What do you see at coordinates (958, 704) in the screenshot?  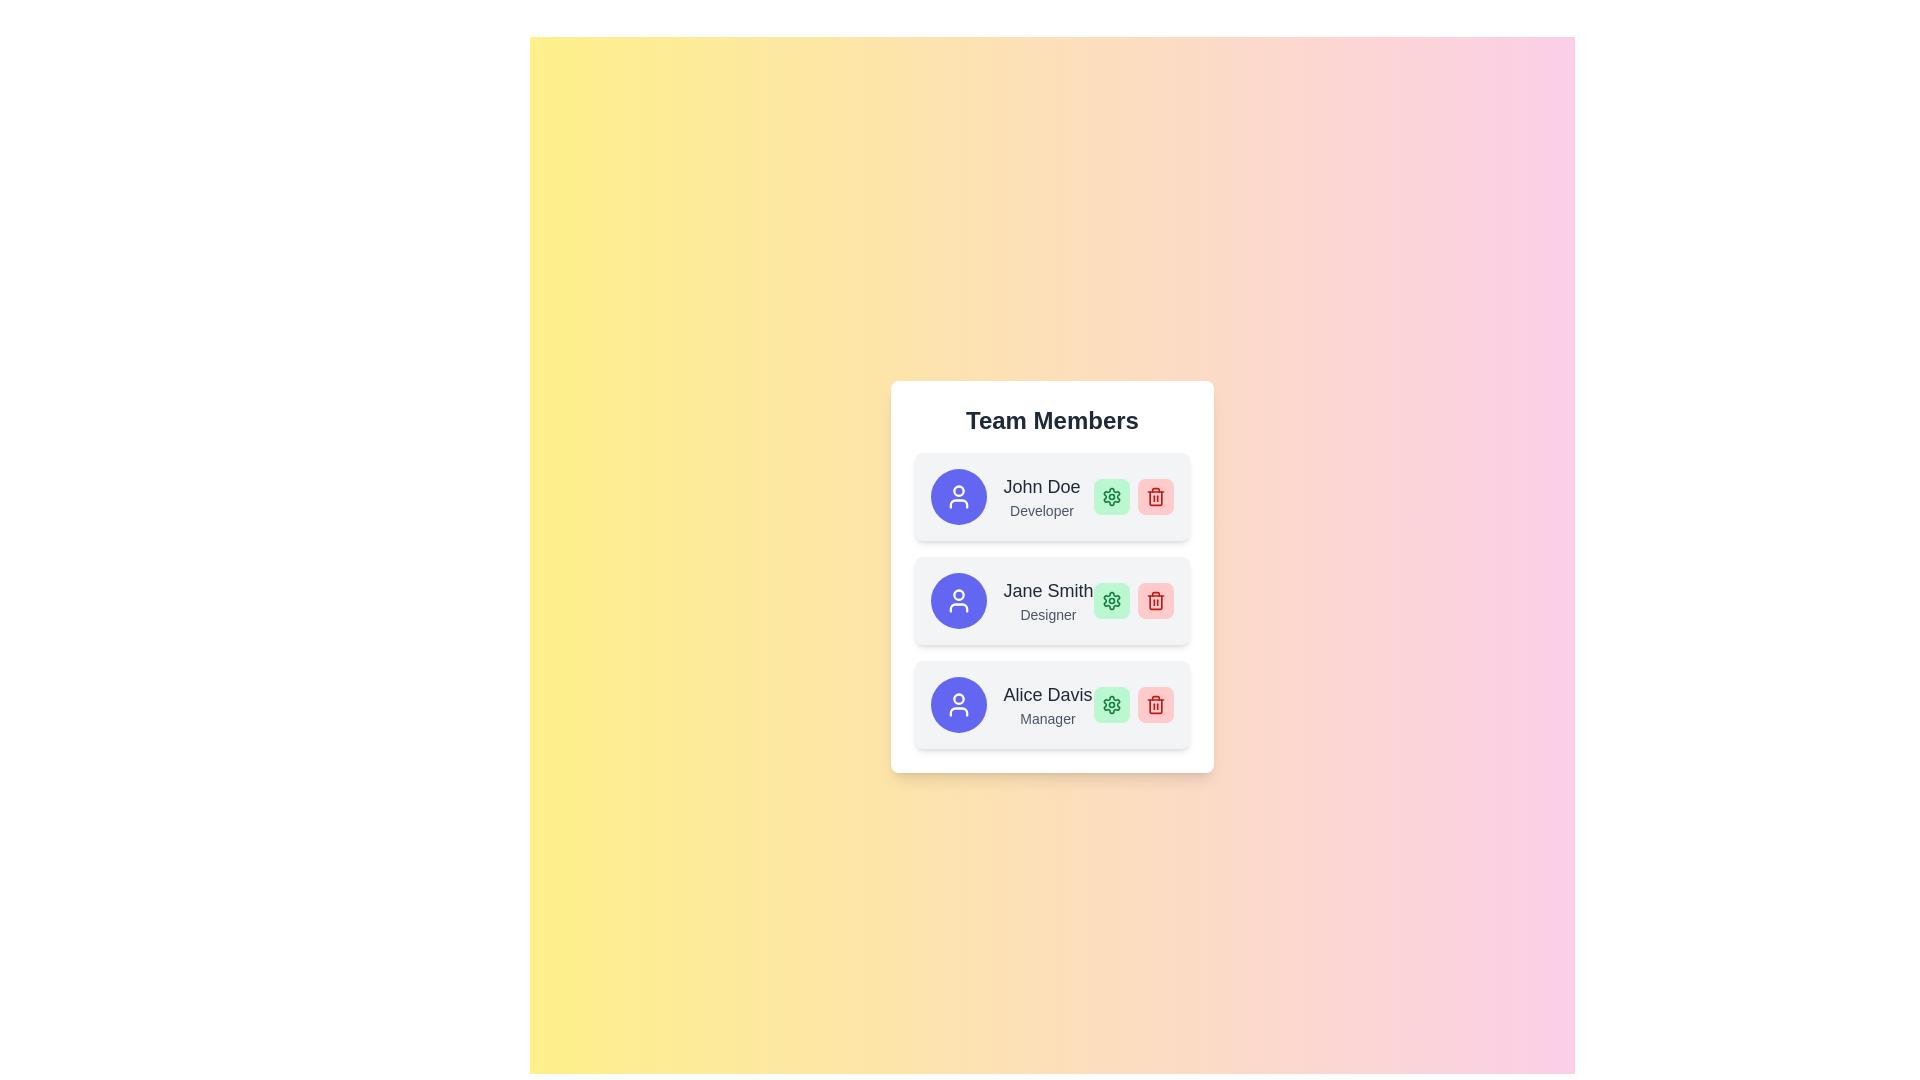 I see `Circular Avatar Icon representing team member 'Alice Davis', which is located on the left side of the third team member card in a vertical list` at bounding box center [958, 704].